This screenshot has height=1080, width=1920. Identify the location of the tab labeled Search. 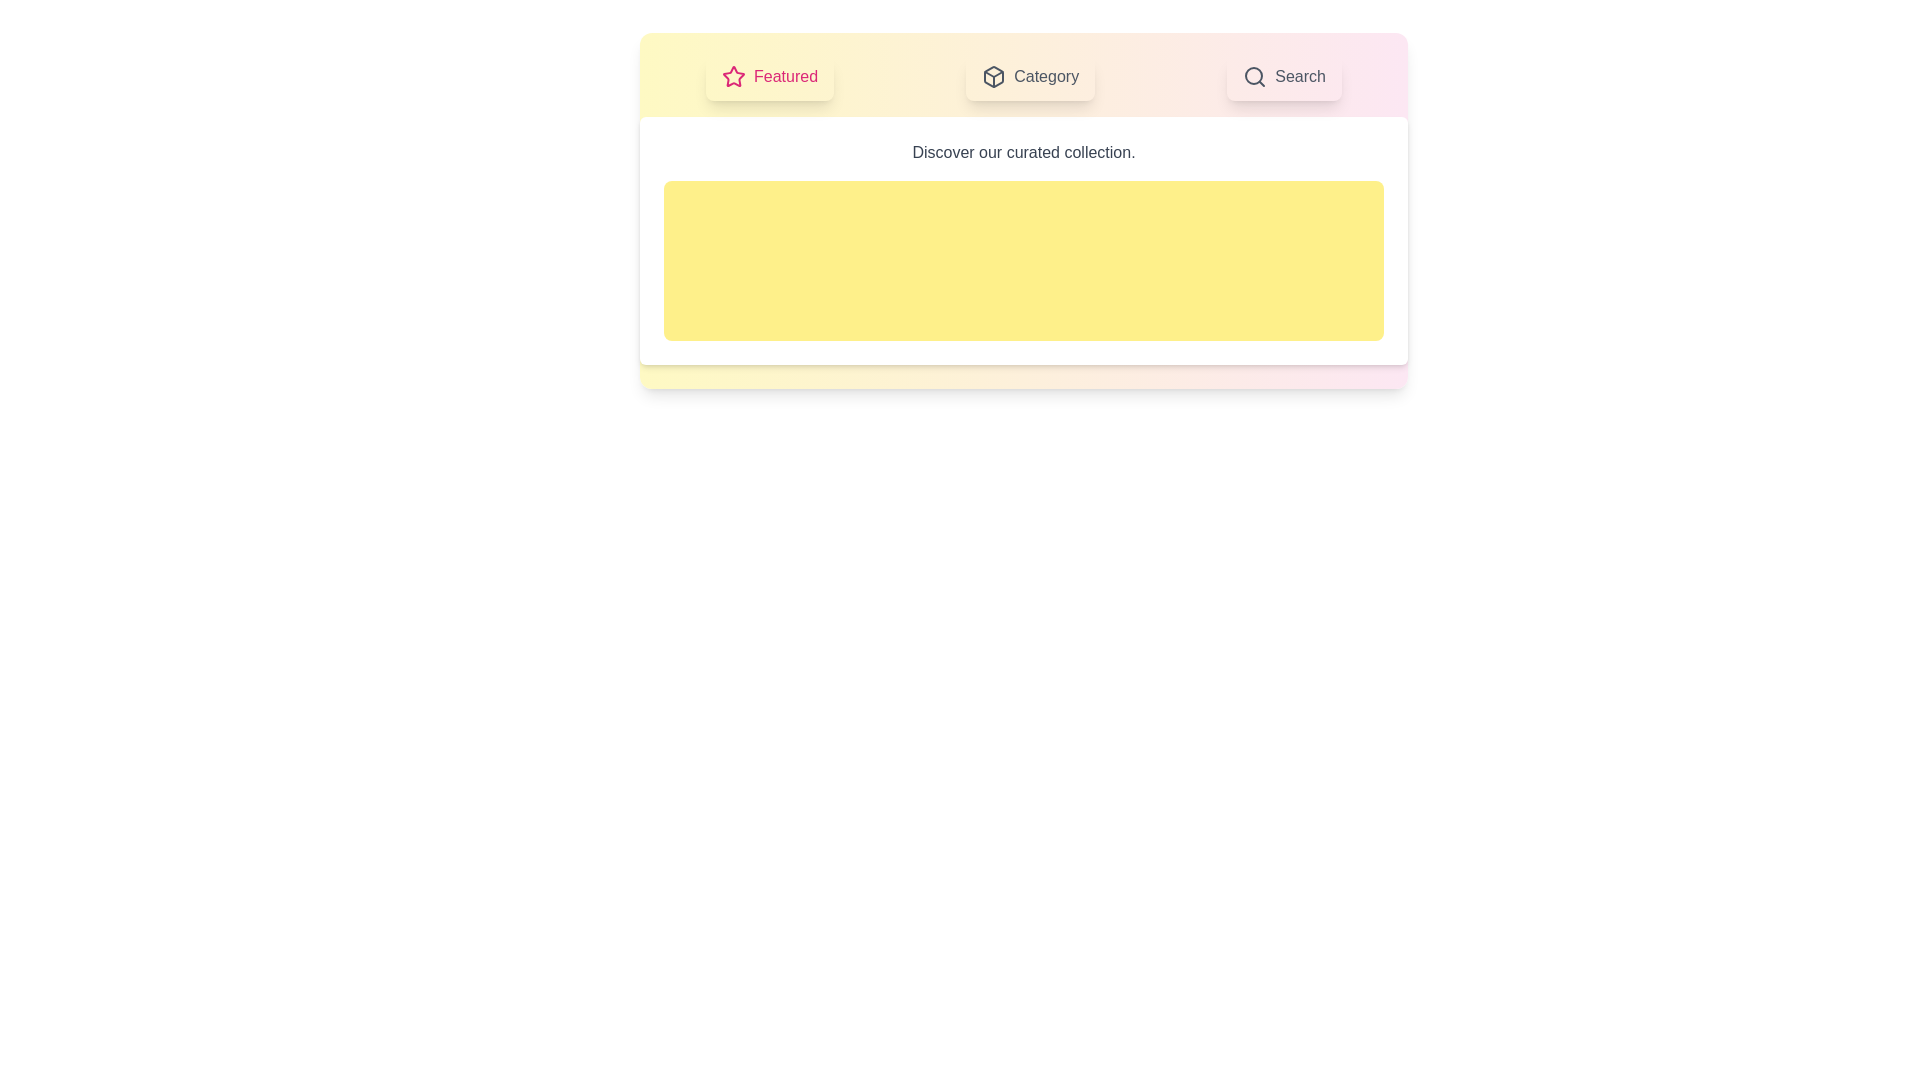
(1284, 77).